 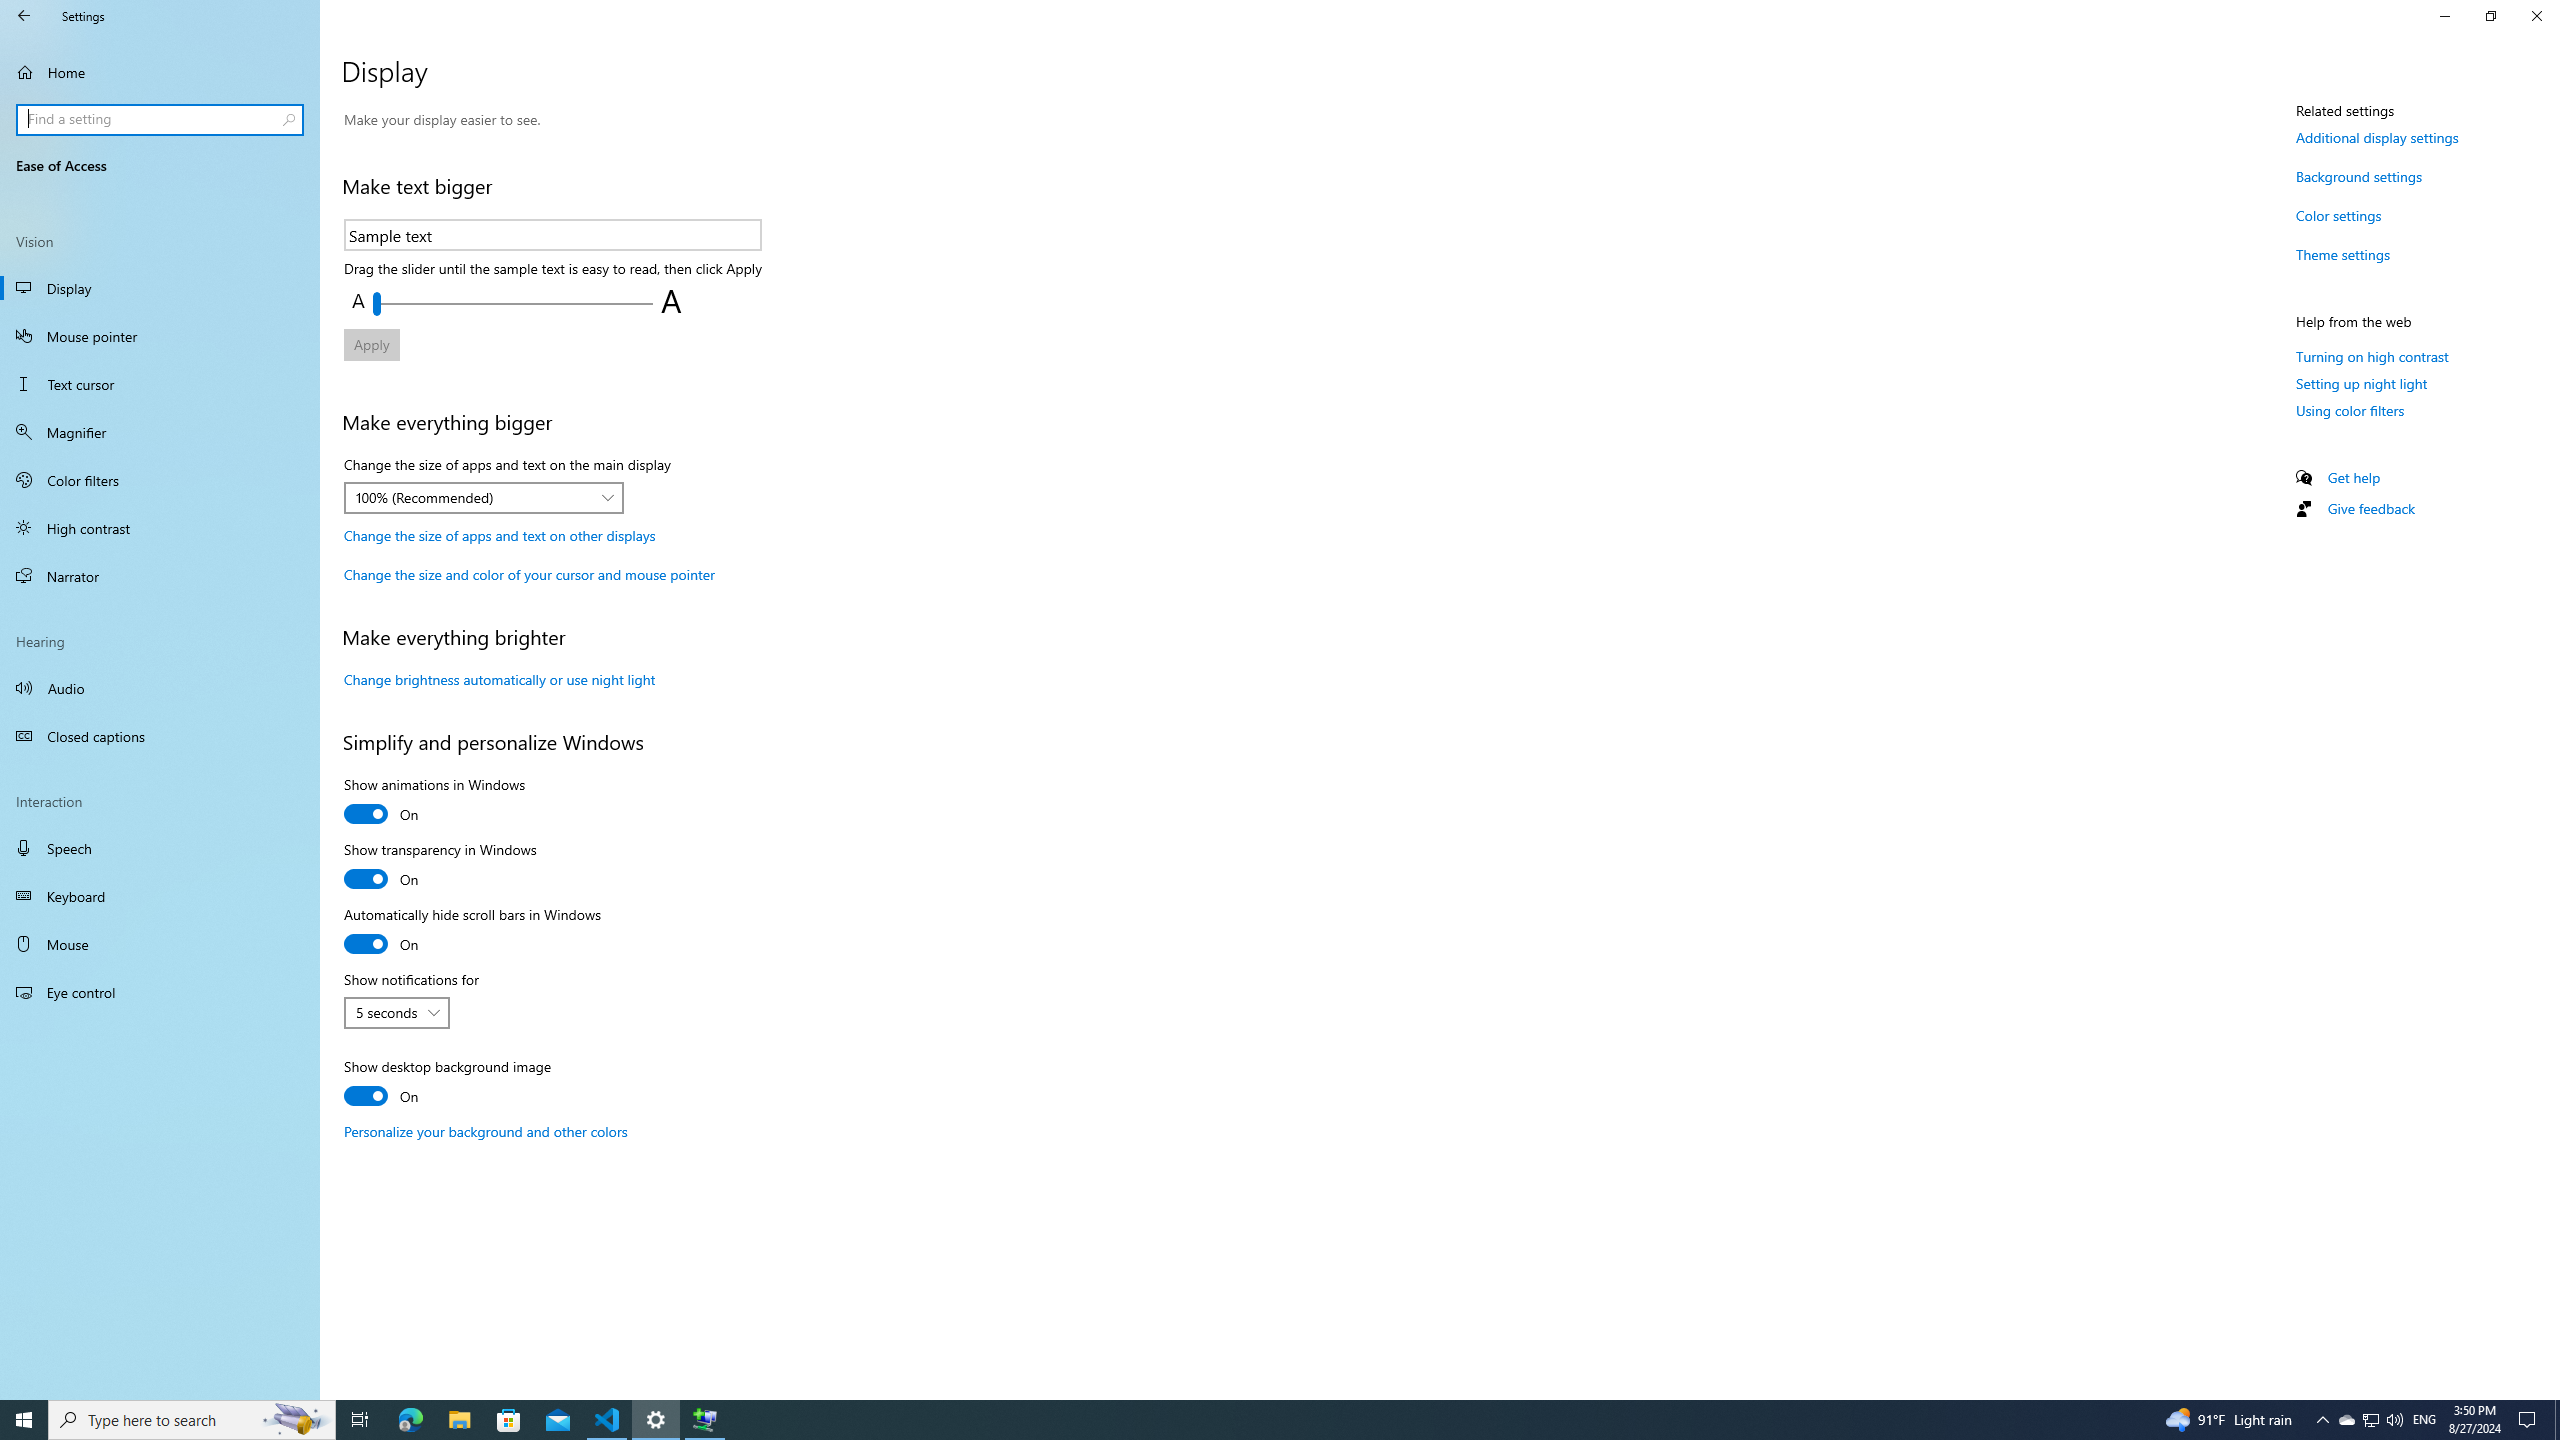 I want to click on 'Keyboard', so click(x=159, y=896).